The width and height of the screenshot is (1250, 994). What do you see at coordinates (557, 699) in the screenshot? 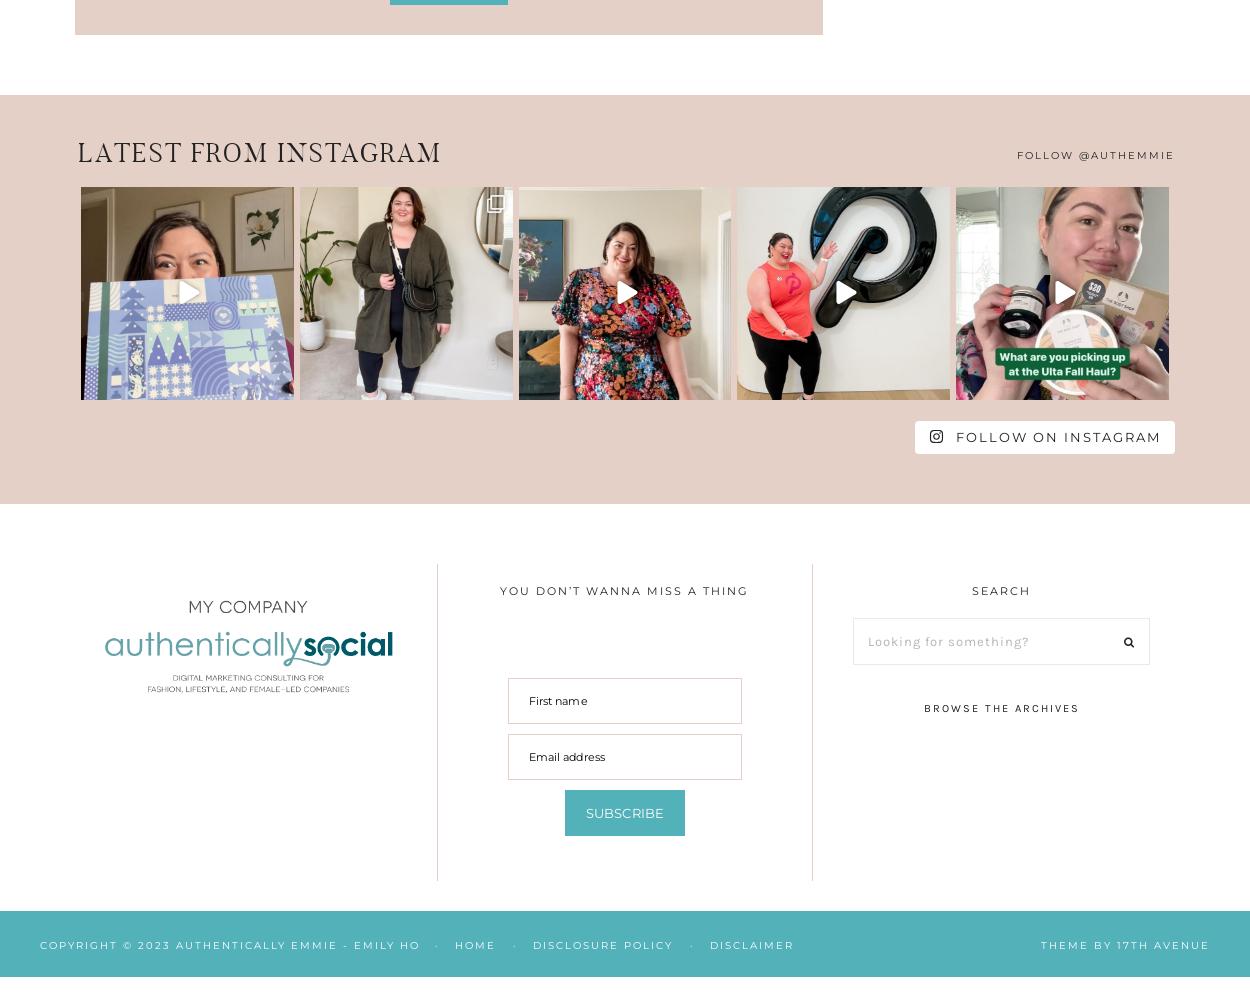
I see `'First name'` at bounding box center [557, 699].